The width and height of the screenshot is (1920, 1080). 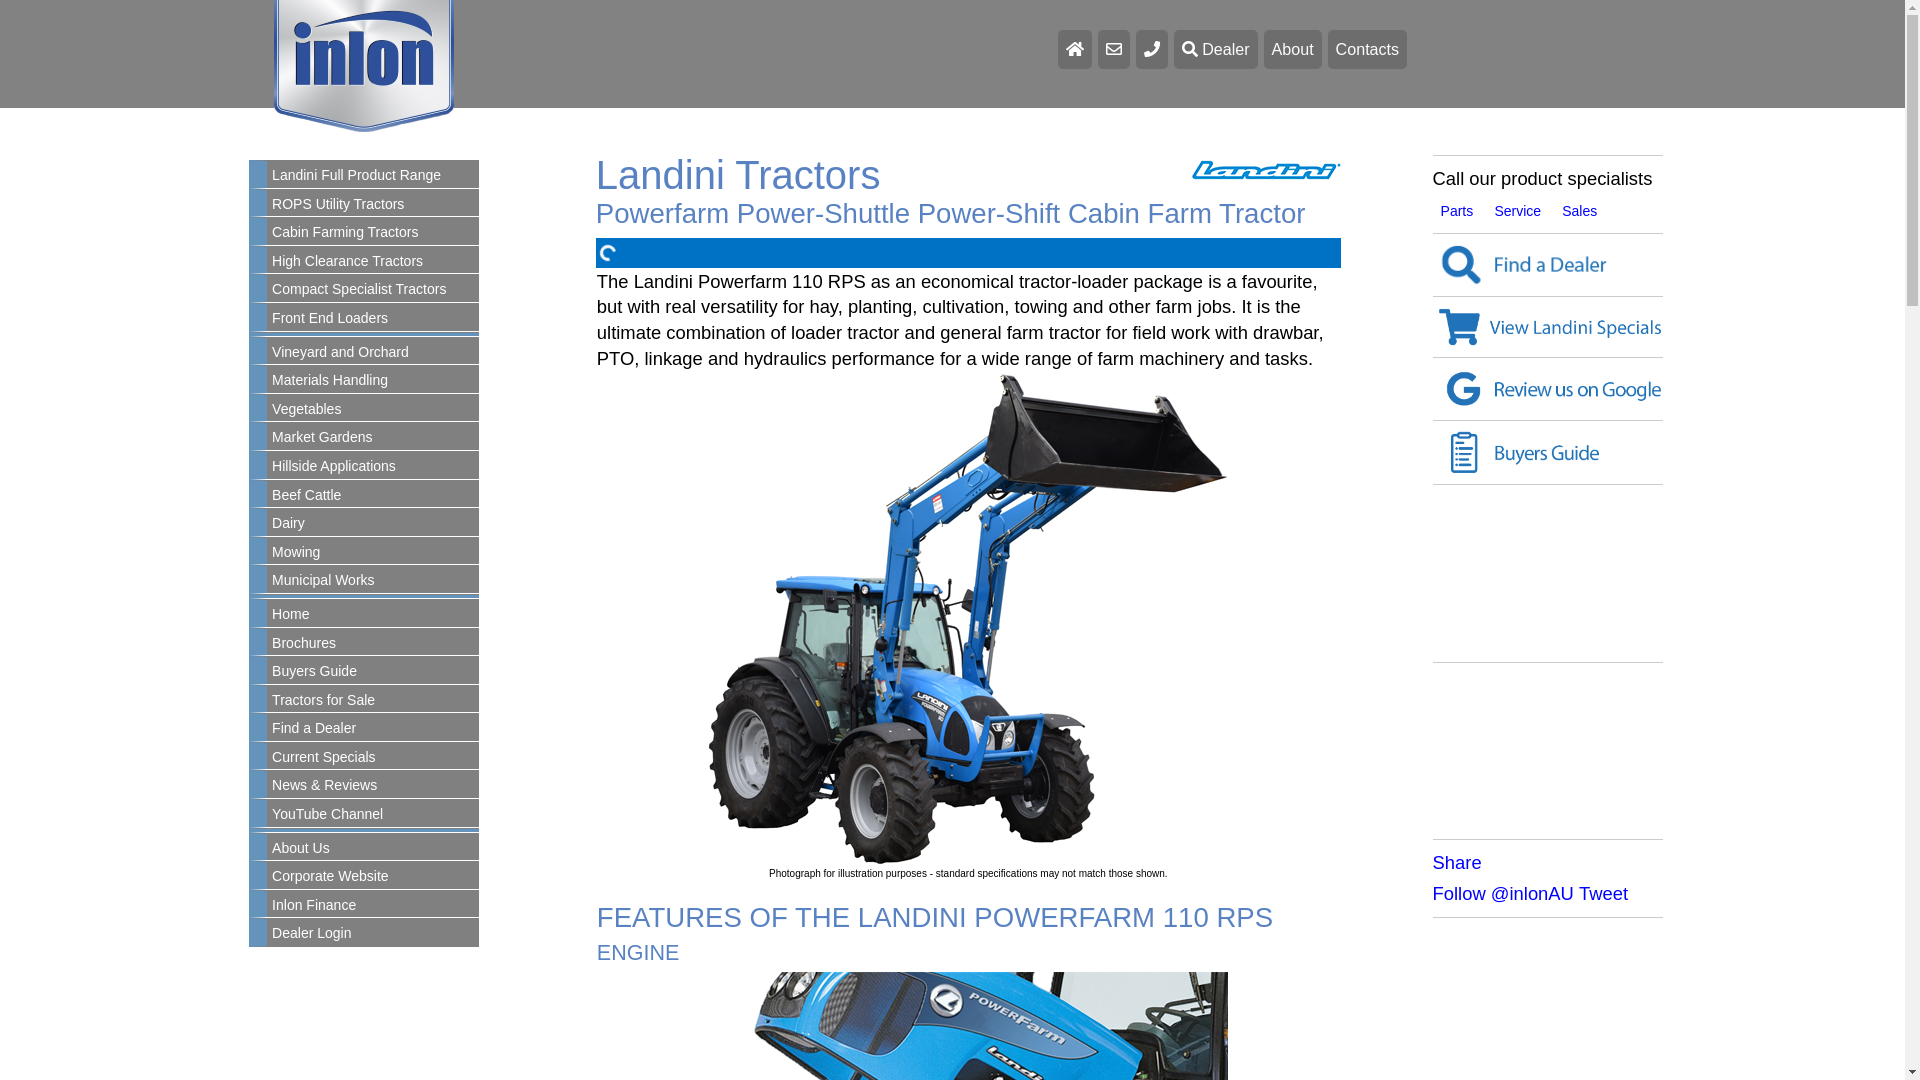 I want to click on 'ROPS Utility Tractors', so click(x=373, y=204).